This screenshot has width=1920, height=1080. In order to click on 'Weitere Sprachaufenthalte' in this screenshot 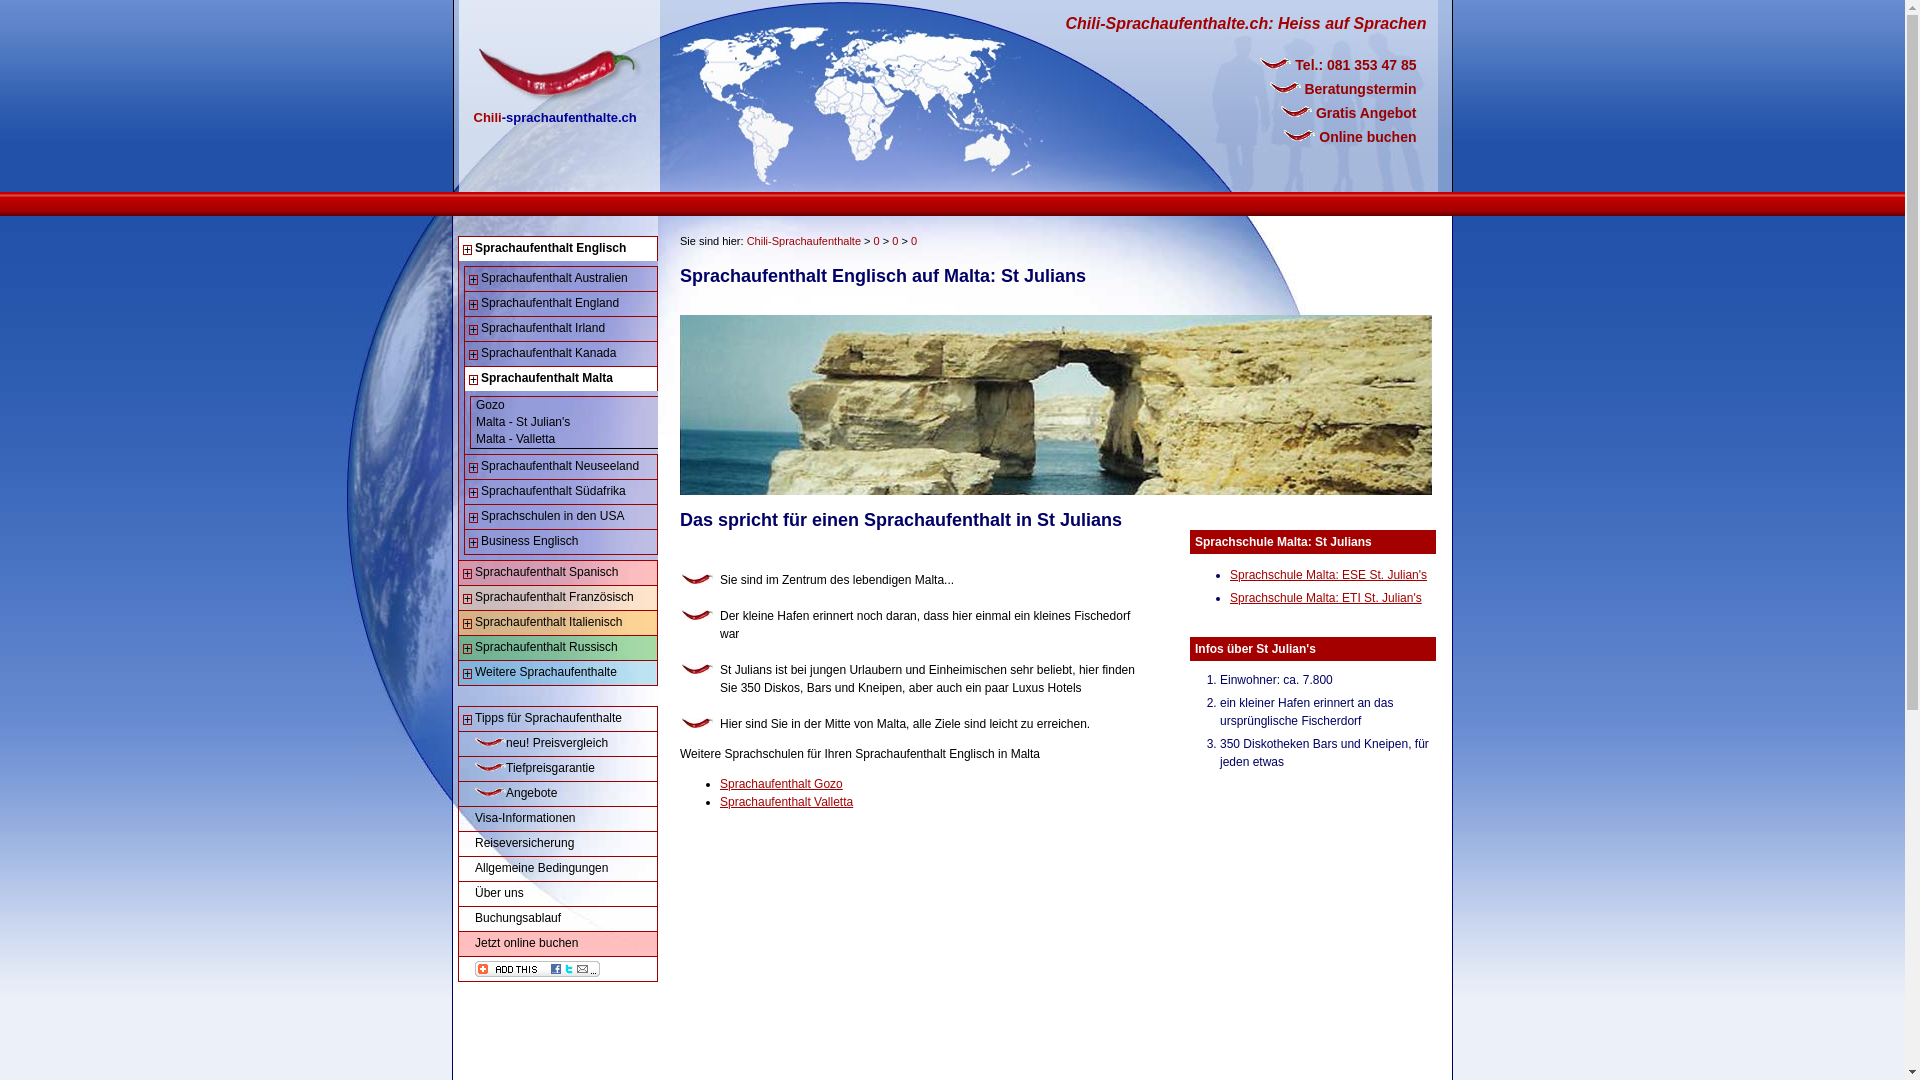, I will do `click(558, 672)`.